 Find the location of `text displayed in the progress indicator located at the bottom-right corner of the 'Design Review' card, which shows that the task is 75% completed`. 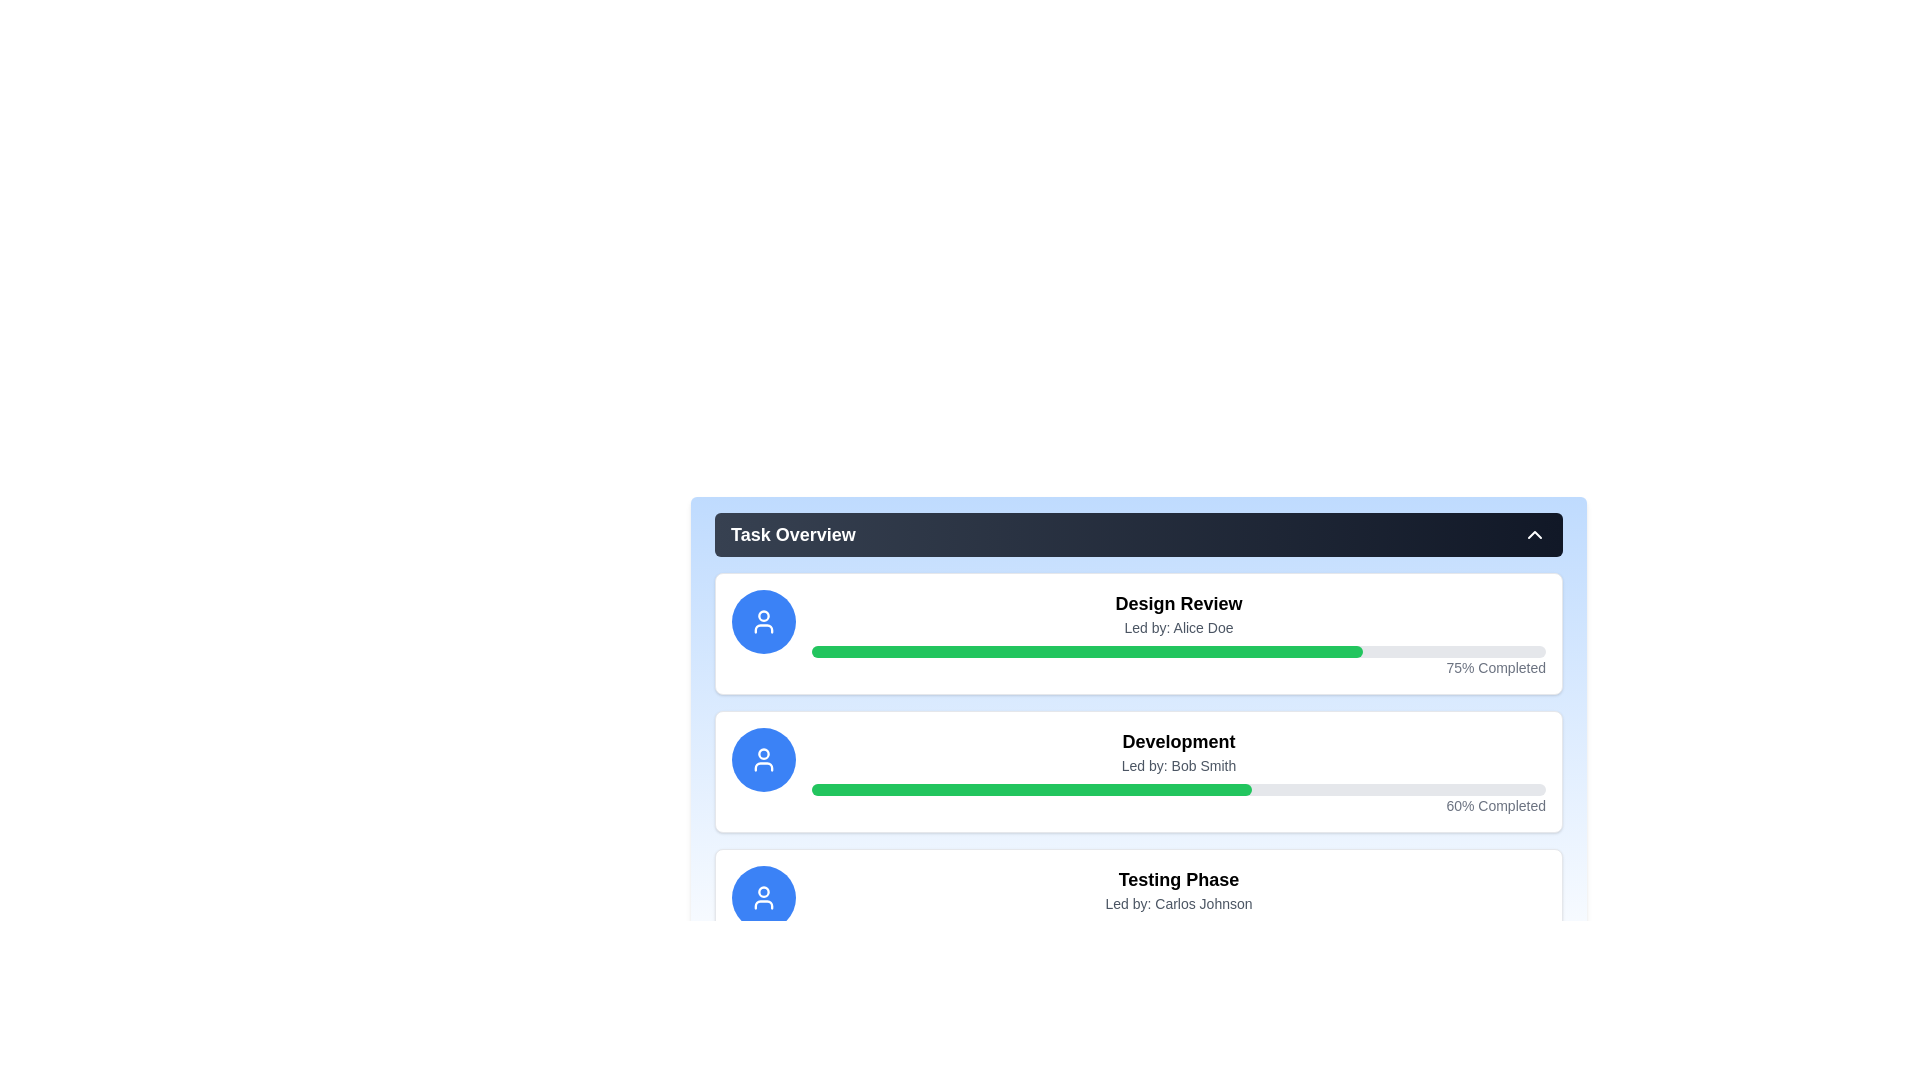

text displayed in the progress indicator located at the bottom-right corner of the 'Design Review' card, which shows that the task is 75% completed is located at coordinates (1179, 667).